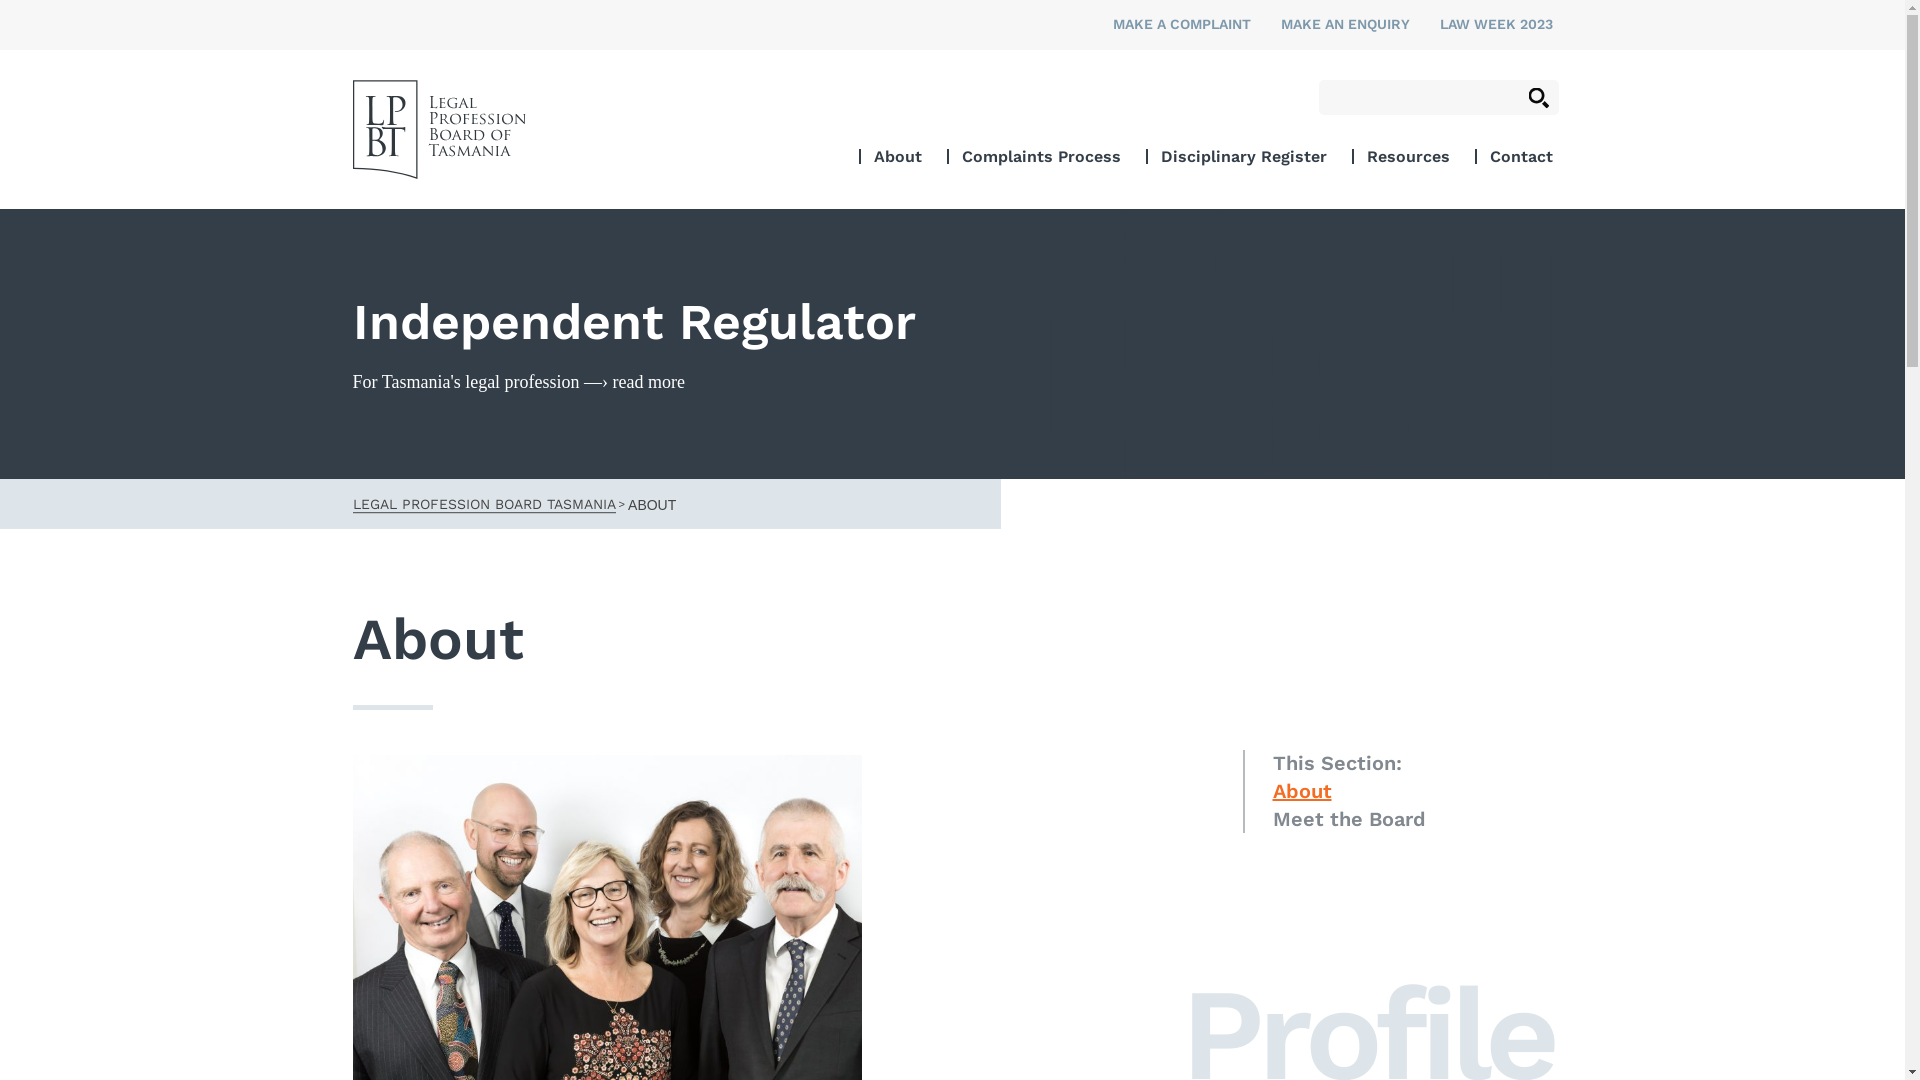 This screenshot has height=1080, width=1920. I want to click on 'MAKE A COMPLAINT', so click(1180, 23).